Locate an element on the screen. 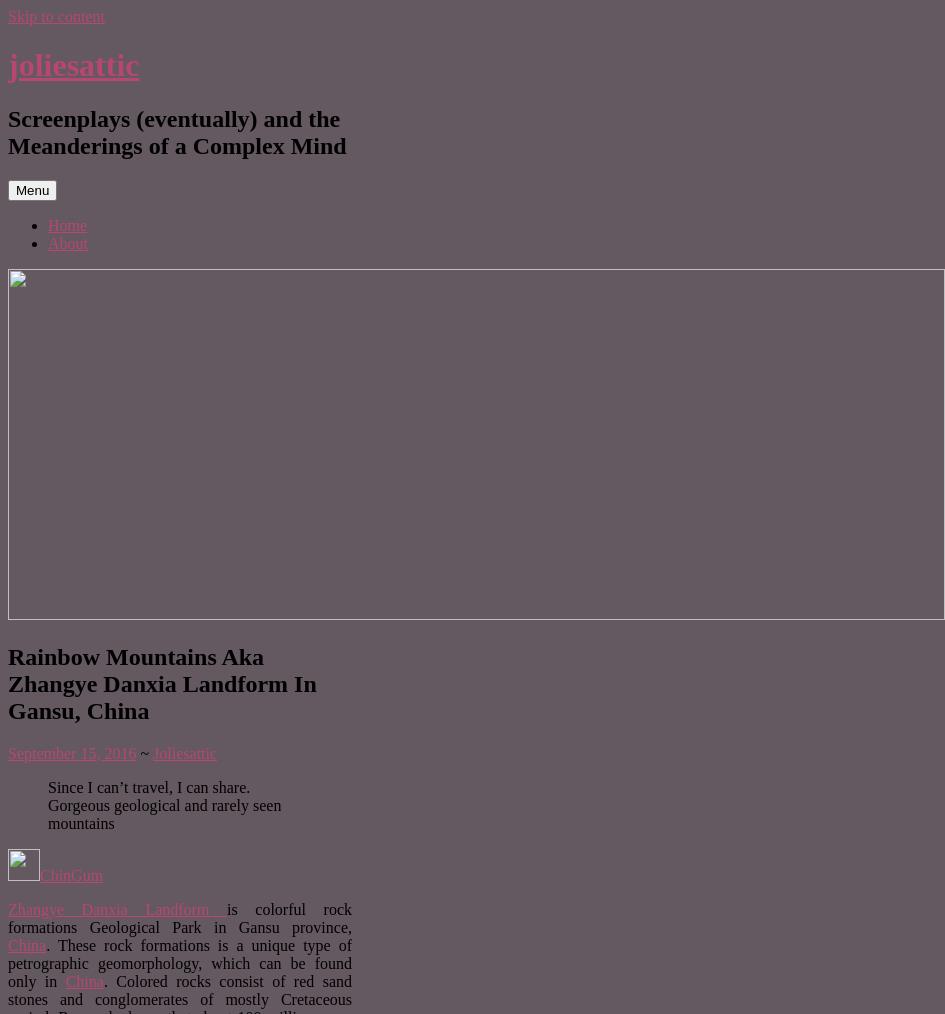  'Joliesattic' is located at coordinates (152, 751).